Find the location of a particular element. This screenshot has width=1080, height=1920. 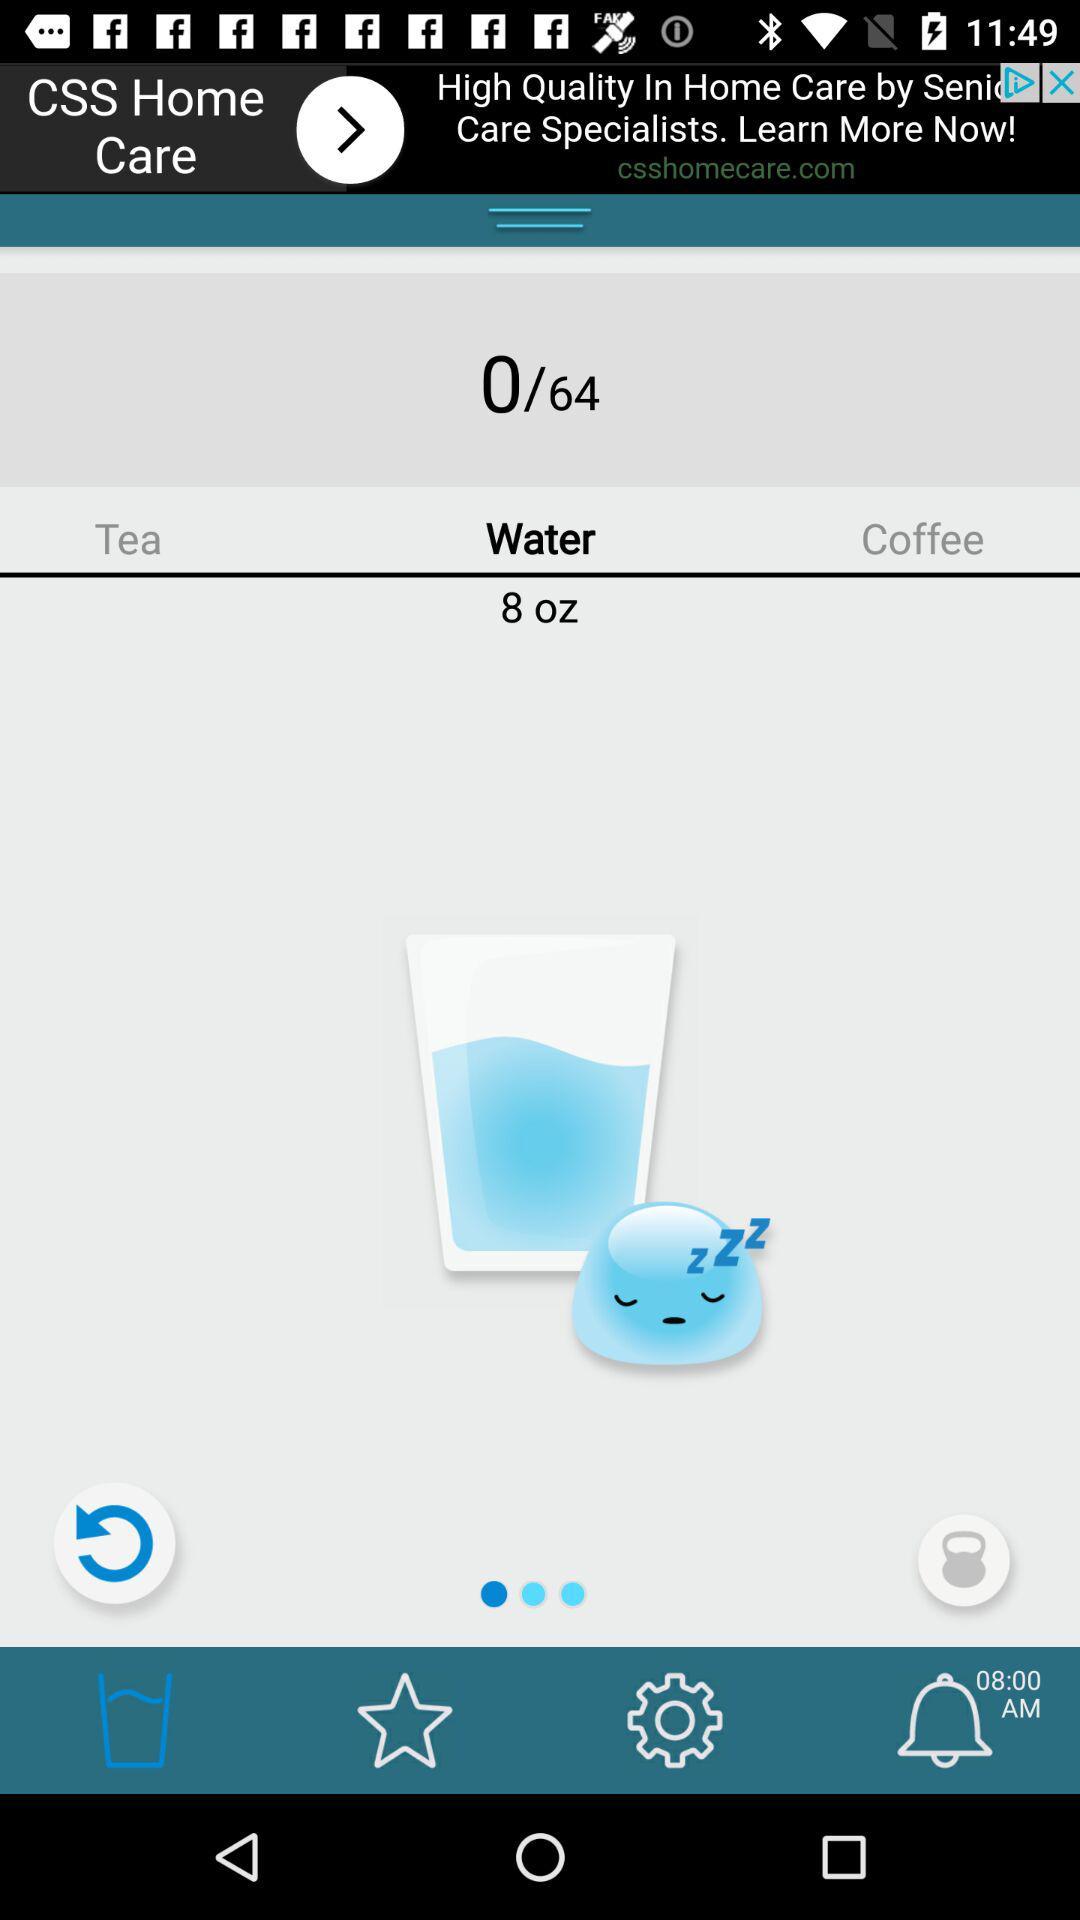

open advertisement is located at coordinates (540, 127).